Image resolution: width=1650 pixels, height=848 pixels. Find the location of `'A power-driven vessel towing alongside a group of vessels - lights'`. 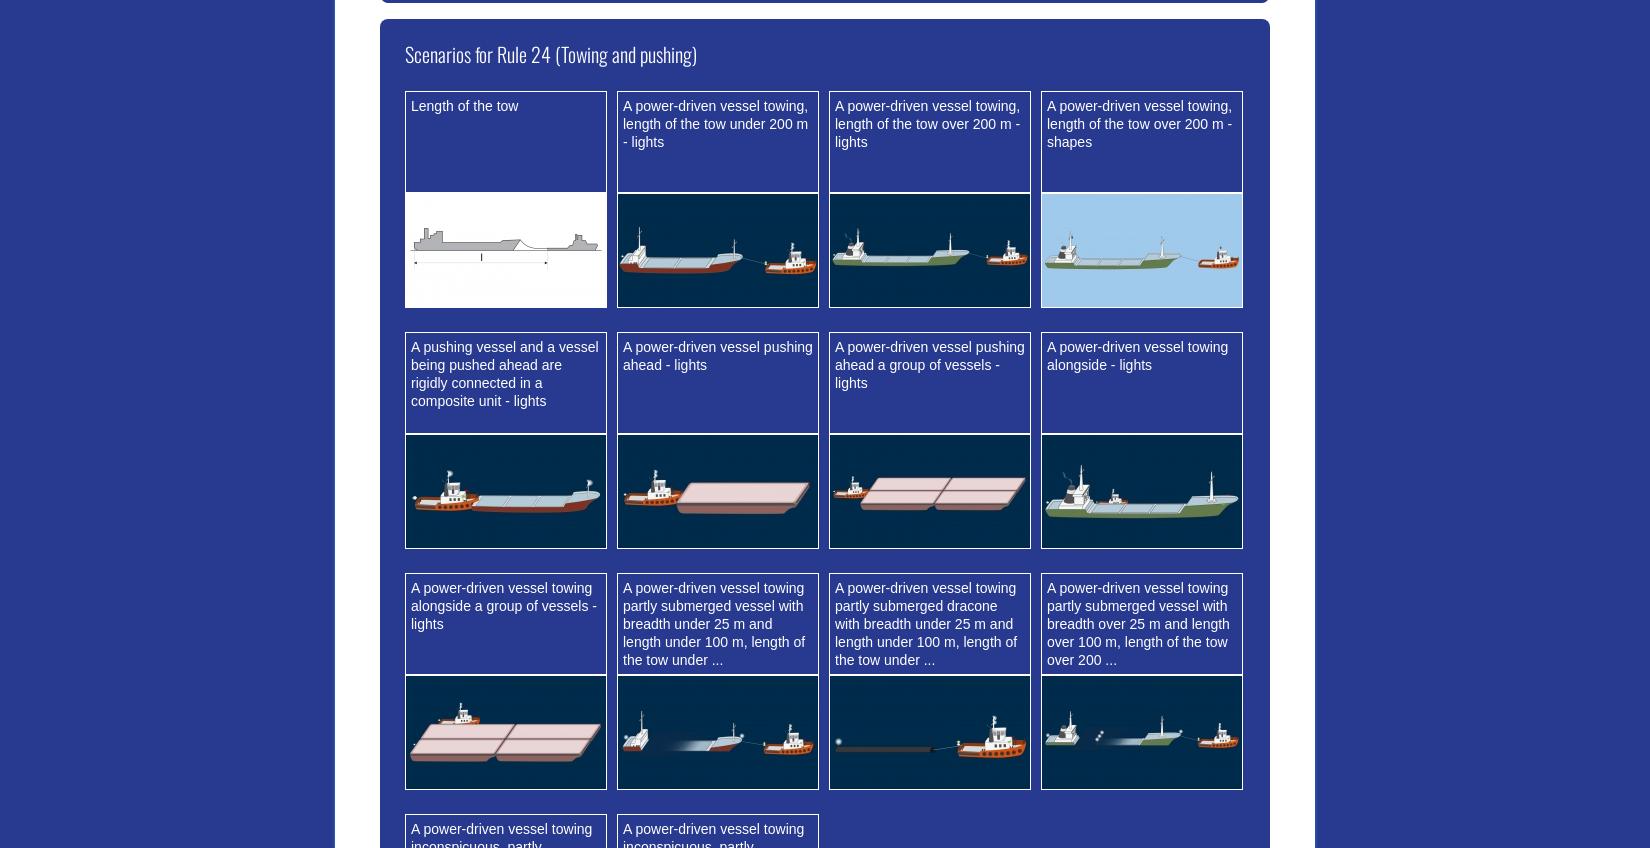

'A power-driven vessel towing alongside a group of vessels - lights' is located at coordinates (411, 605).